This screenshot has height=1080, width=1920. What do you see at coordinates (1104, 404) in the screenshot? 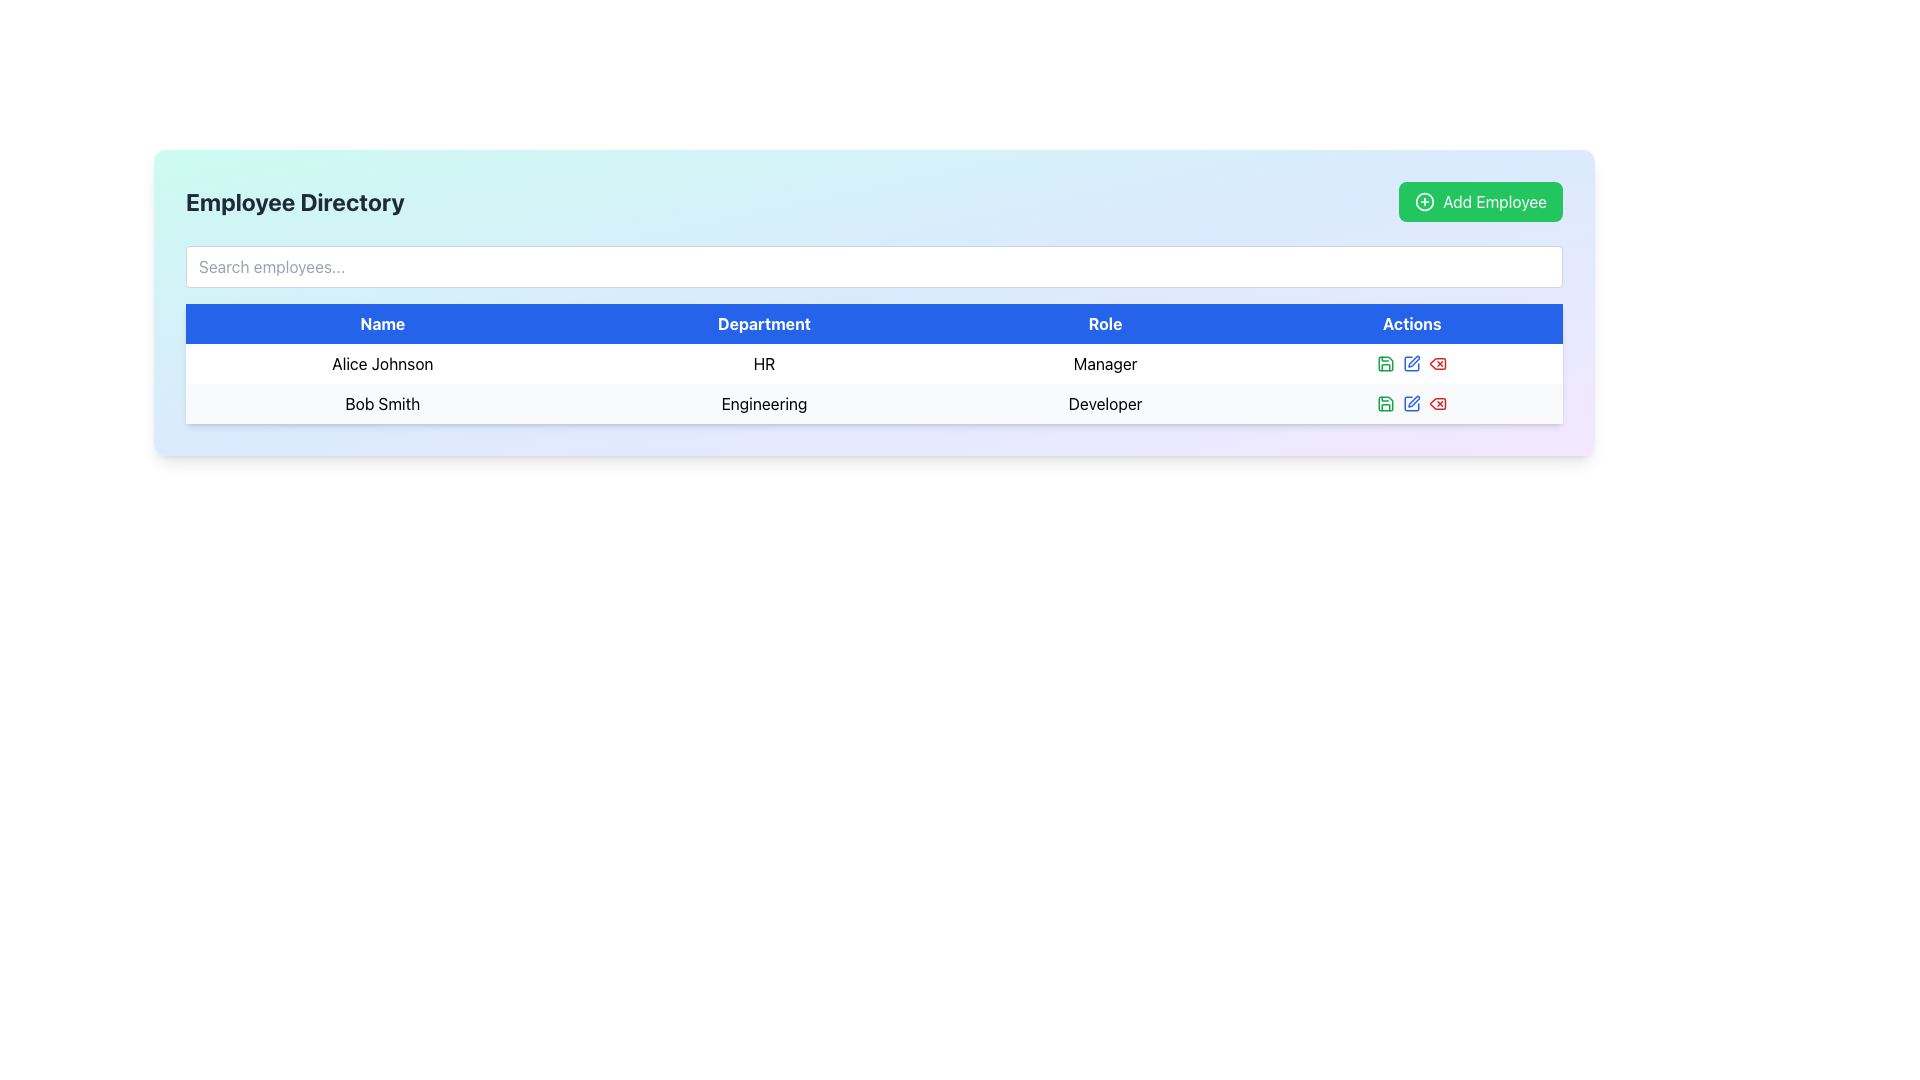
I see `the static text label displaying the job role 'Developer' for the employee 'Bob Smith' in the directory table` at bounding box center [1104, 404].